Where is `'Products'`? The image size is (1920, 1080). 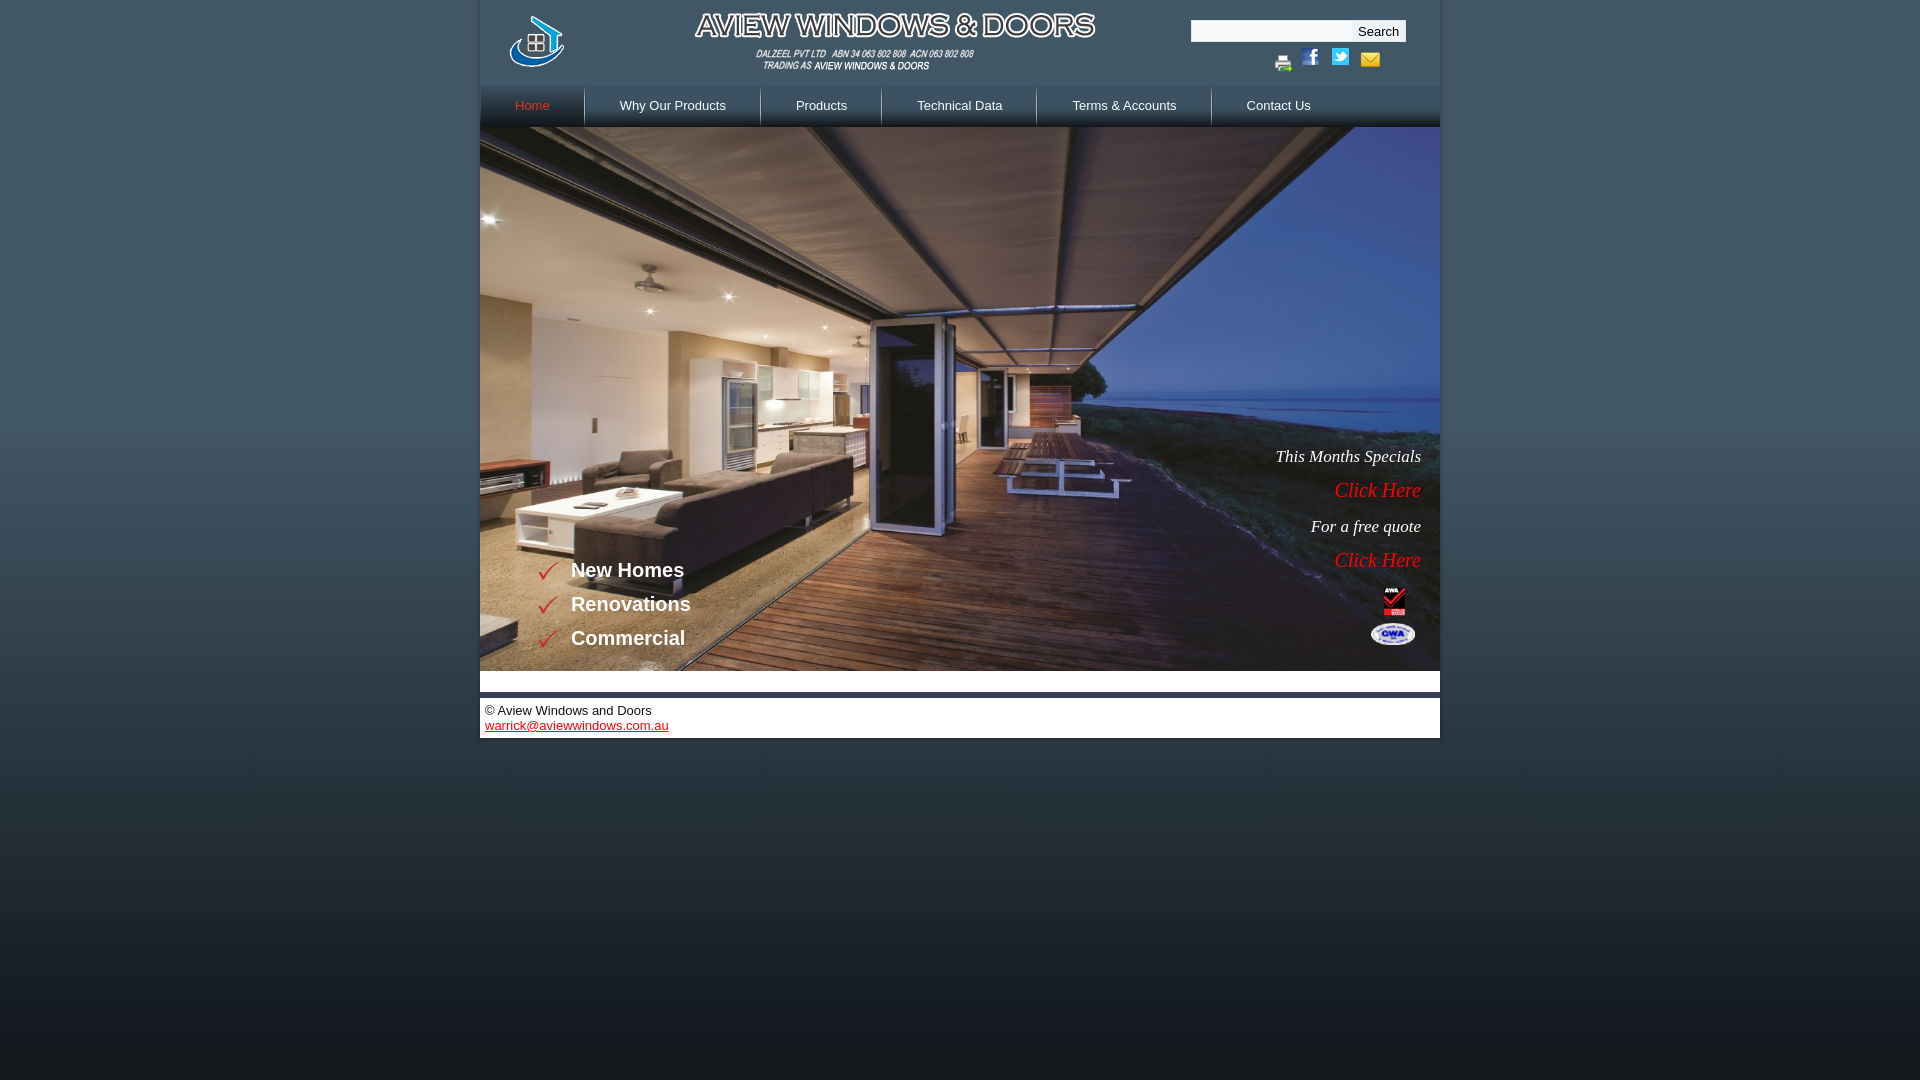
'Products' is located at coordinates (821, 105).